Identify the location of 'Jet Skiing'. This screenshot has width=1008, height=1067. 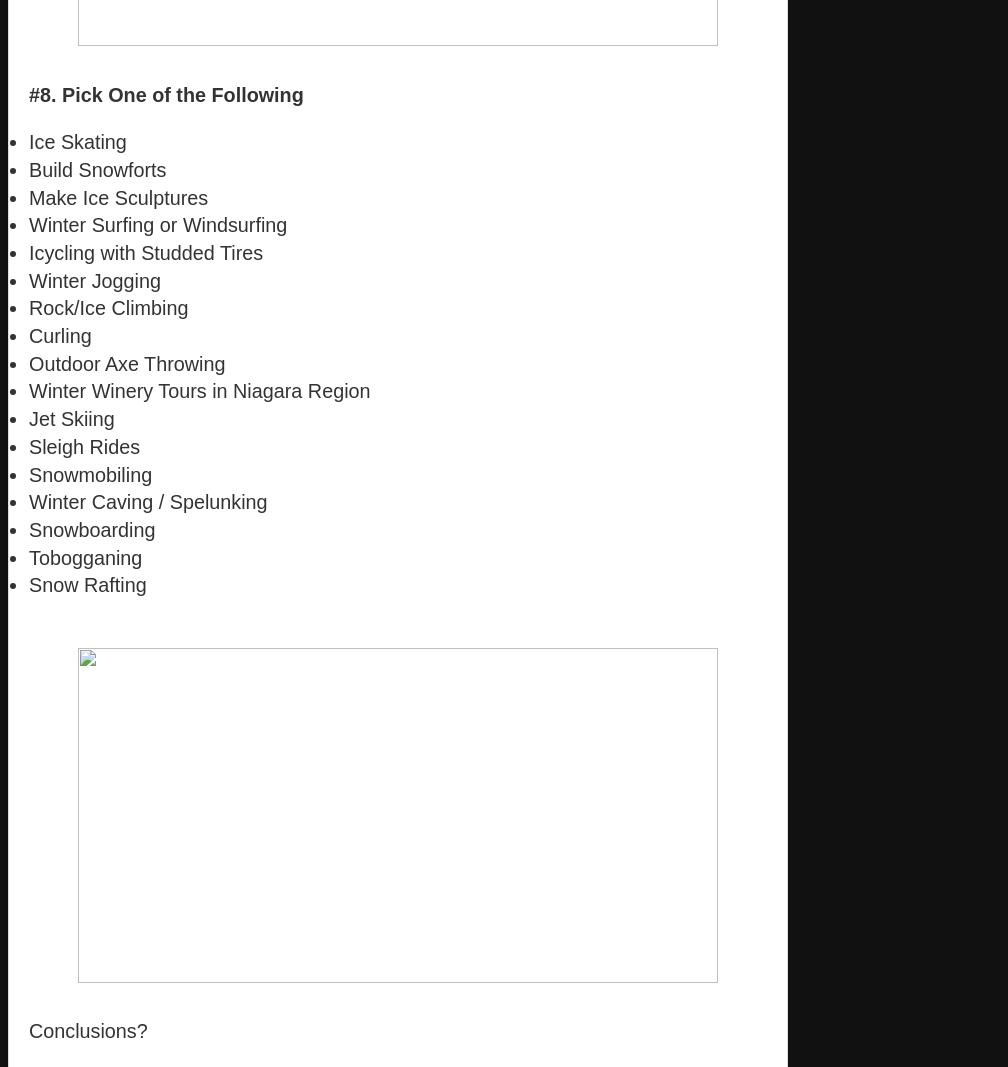
(71, 418).